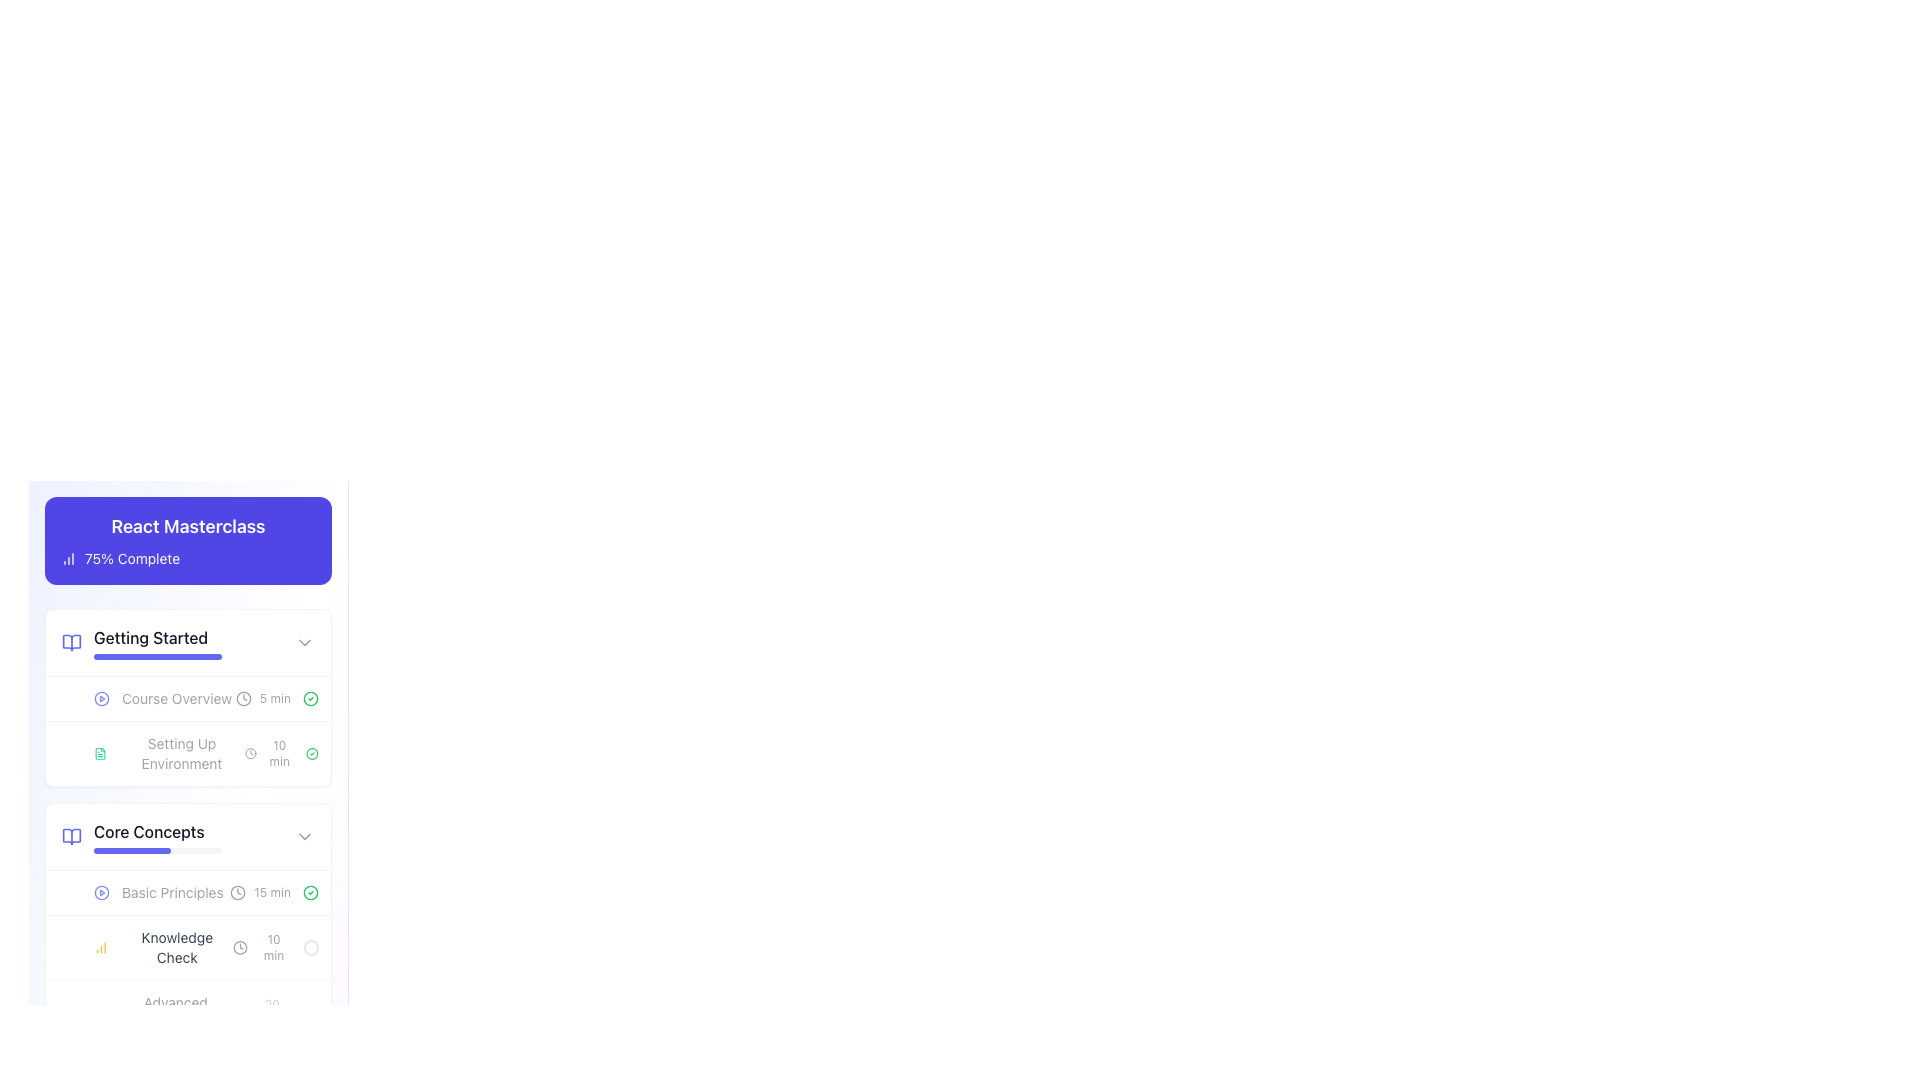 The width and height of the screenshot is (1920, 1080). I want to click on the decorative icon located in the 'Getting Started' expandable card within the 'React Masterclass' section, which is part of the sublist item labeled 'Setting up Environment', so click(99, 753).